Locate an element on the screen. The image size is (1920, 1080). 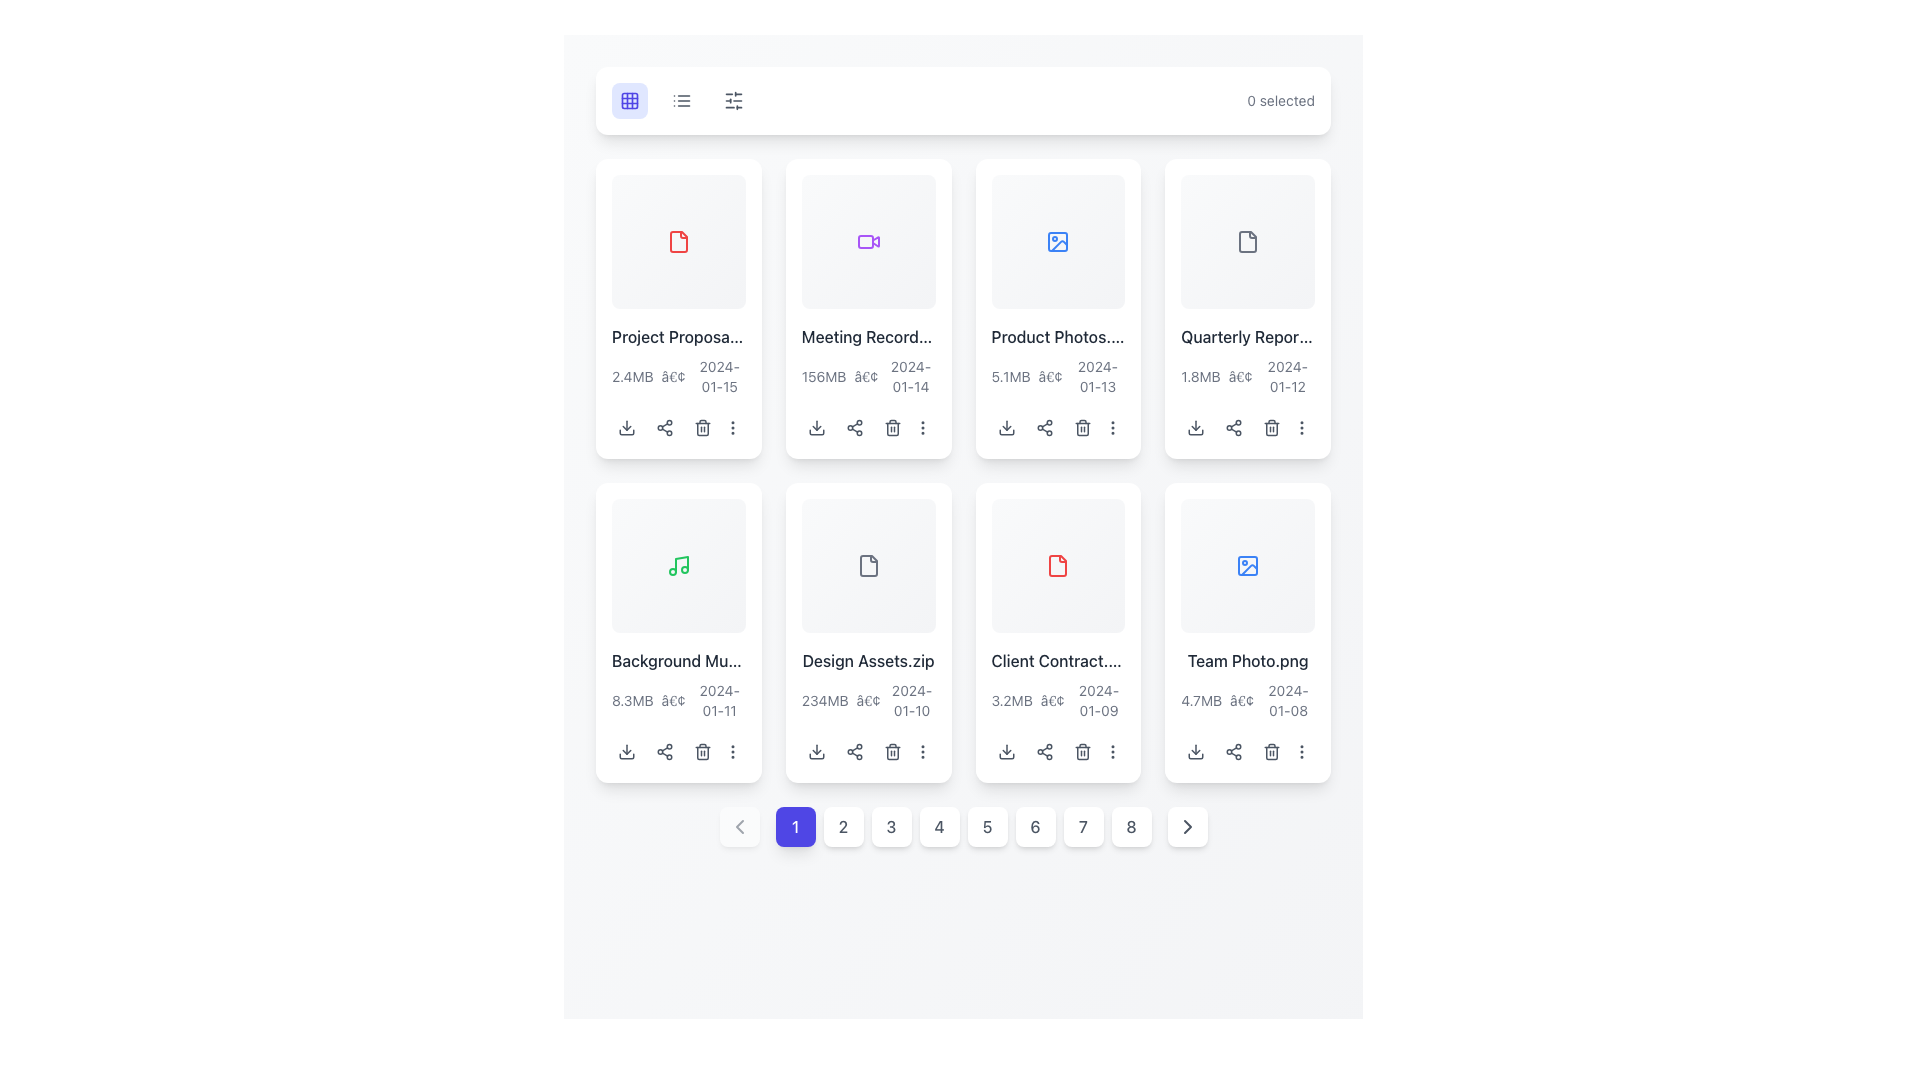
the text element that visually separates the file size and last modified date in the metadata section for the file titled 'Background Music' is located at coordinates (673, 699).